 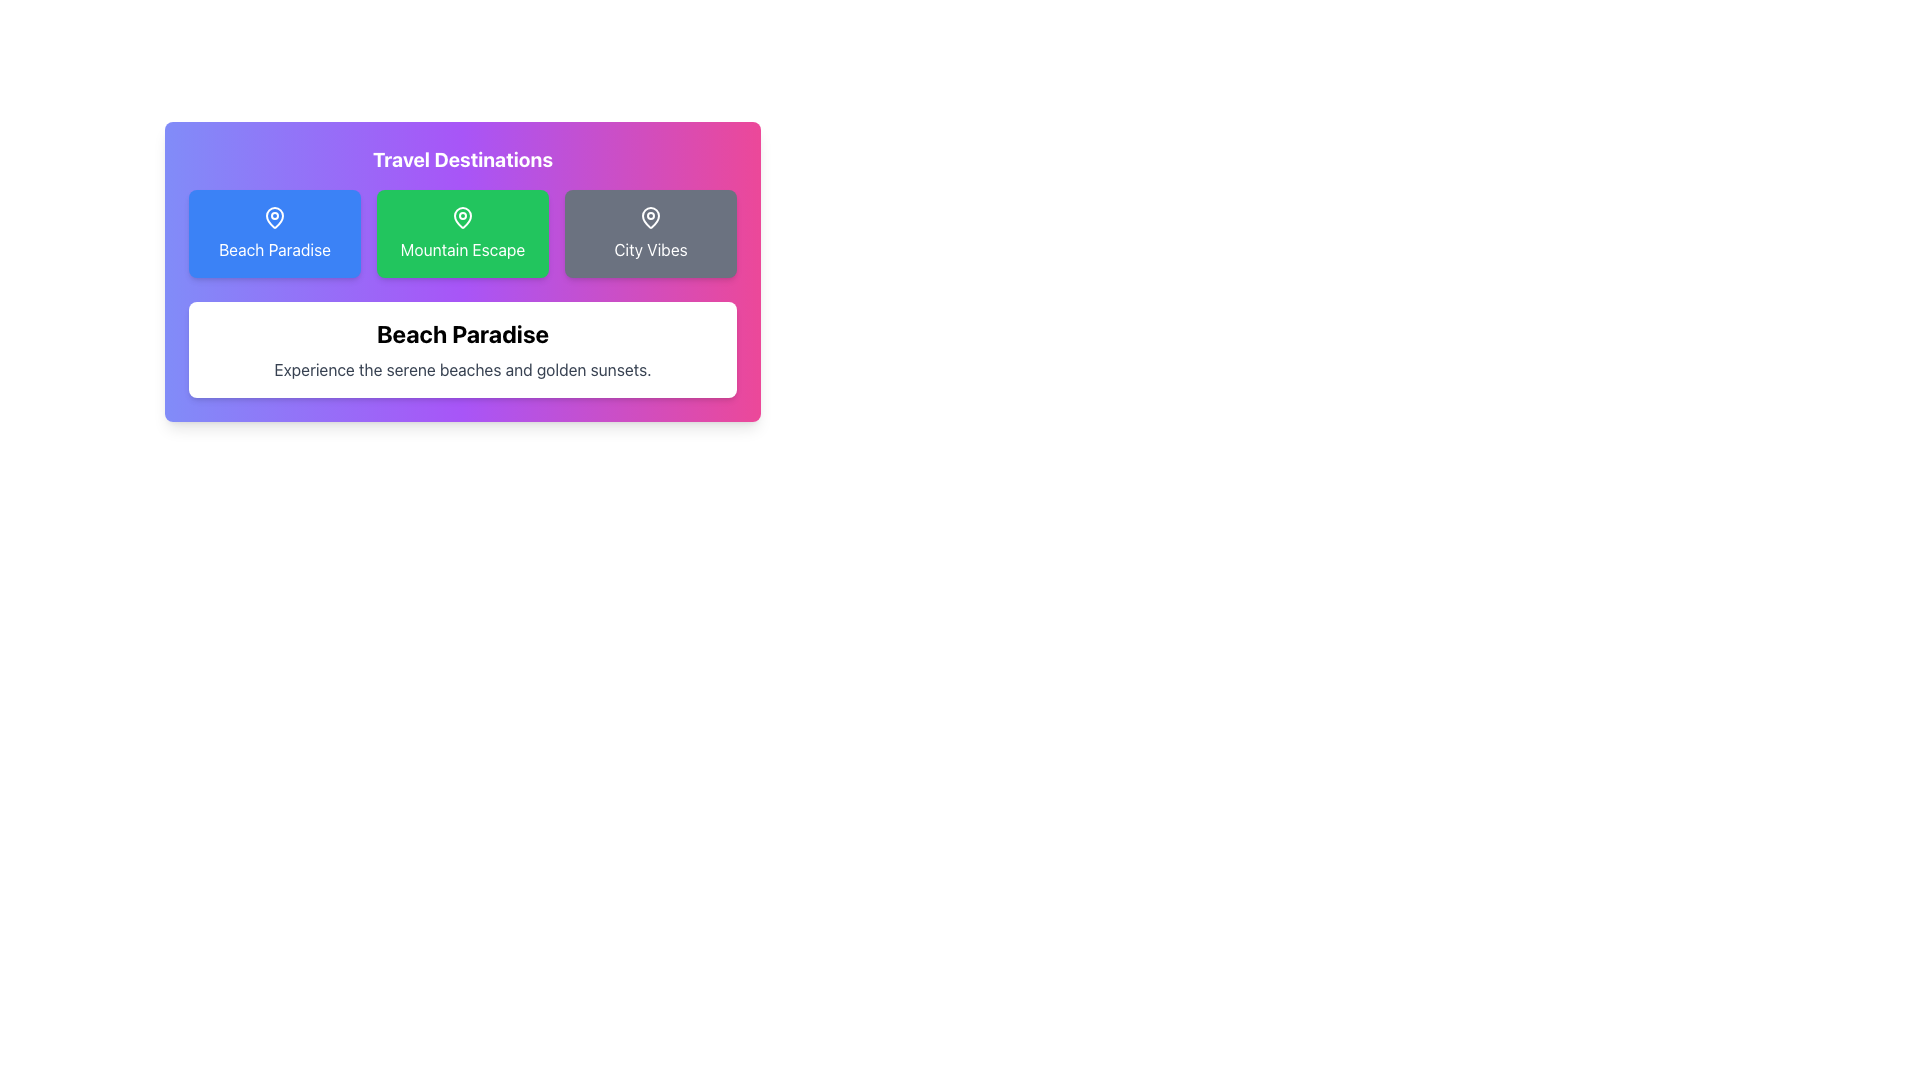 What do you see at coordinates (461, 218) in the screenshot?
I see `the SVG icon that serves as a visual indicator for the 'Mountain Escape' section, located within the green button in the top section of a travel destinations card` at bounding box center [461, 218].